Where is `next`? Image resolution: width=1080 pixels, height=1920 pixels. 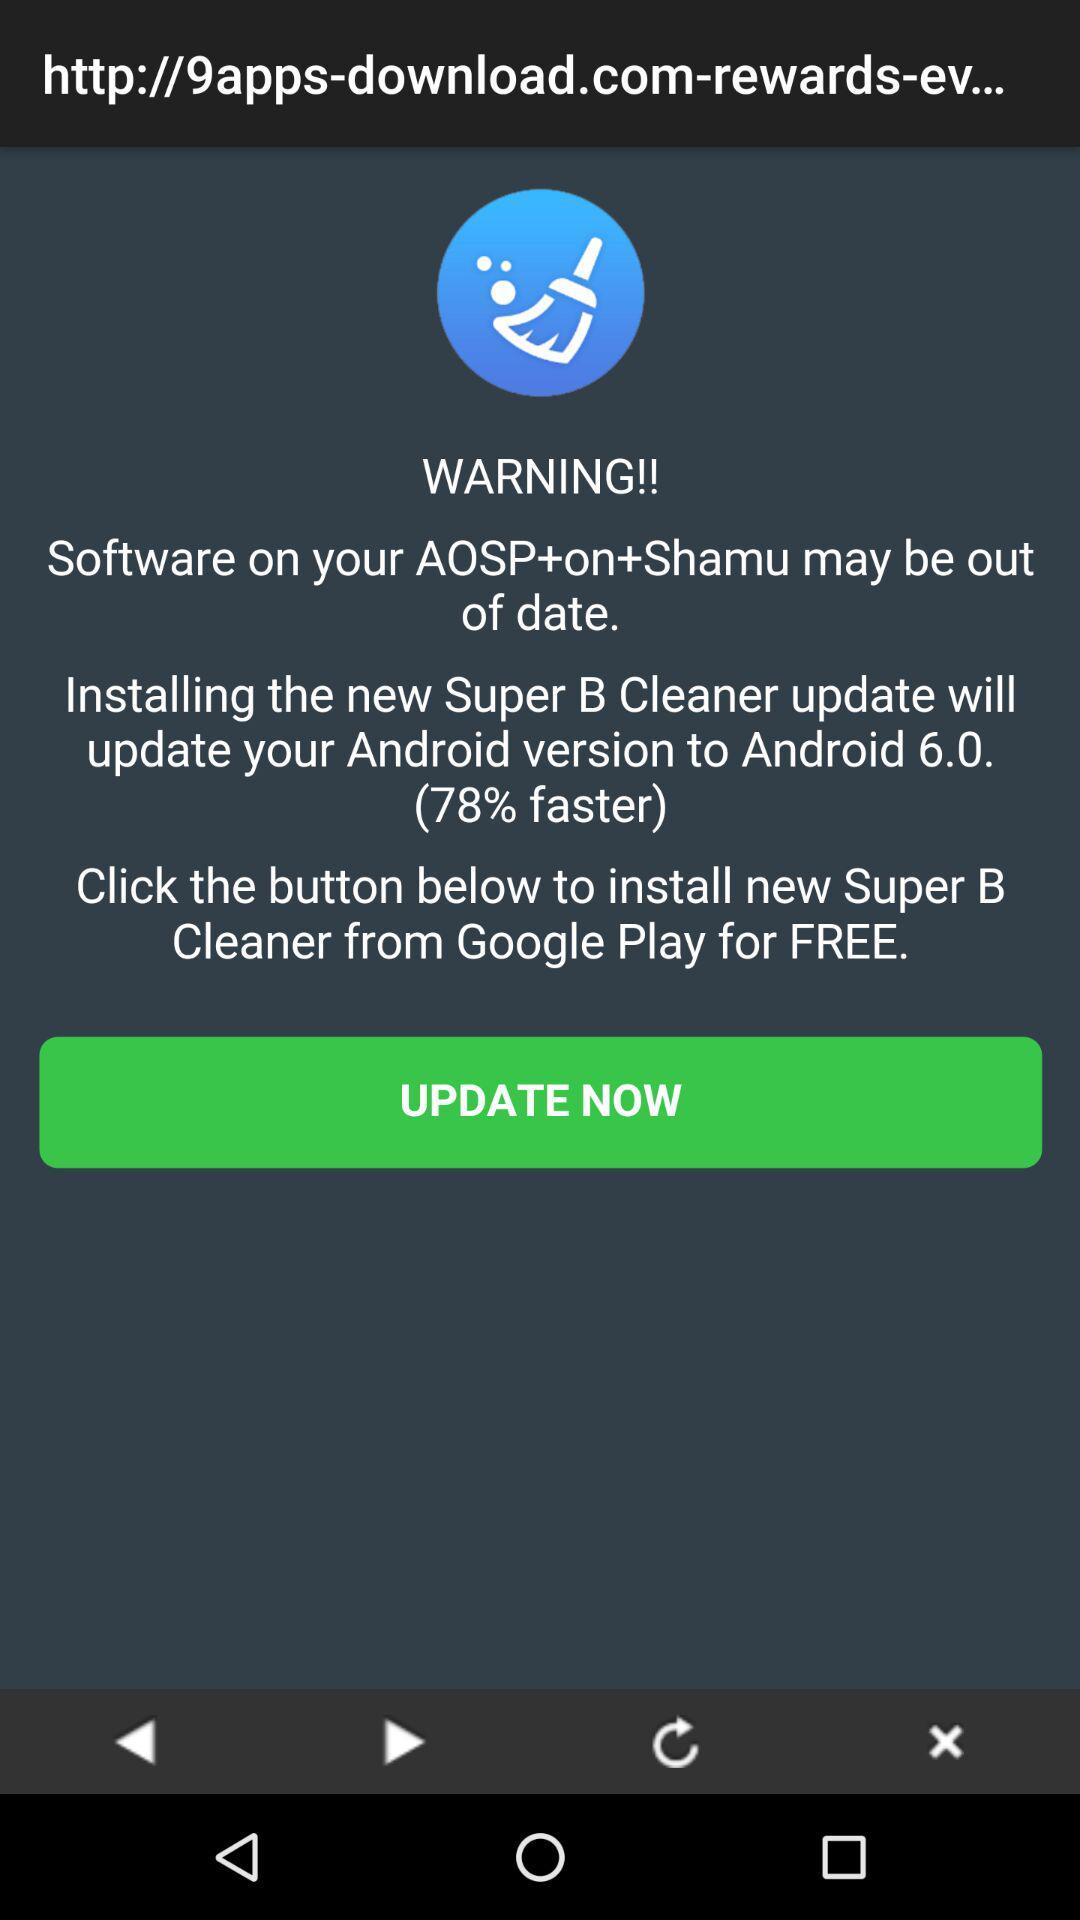
next is located at coordinates (405, 1740).